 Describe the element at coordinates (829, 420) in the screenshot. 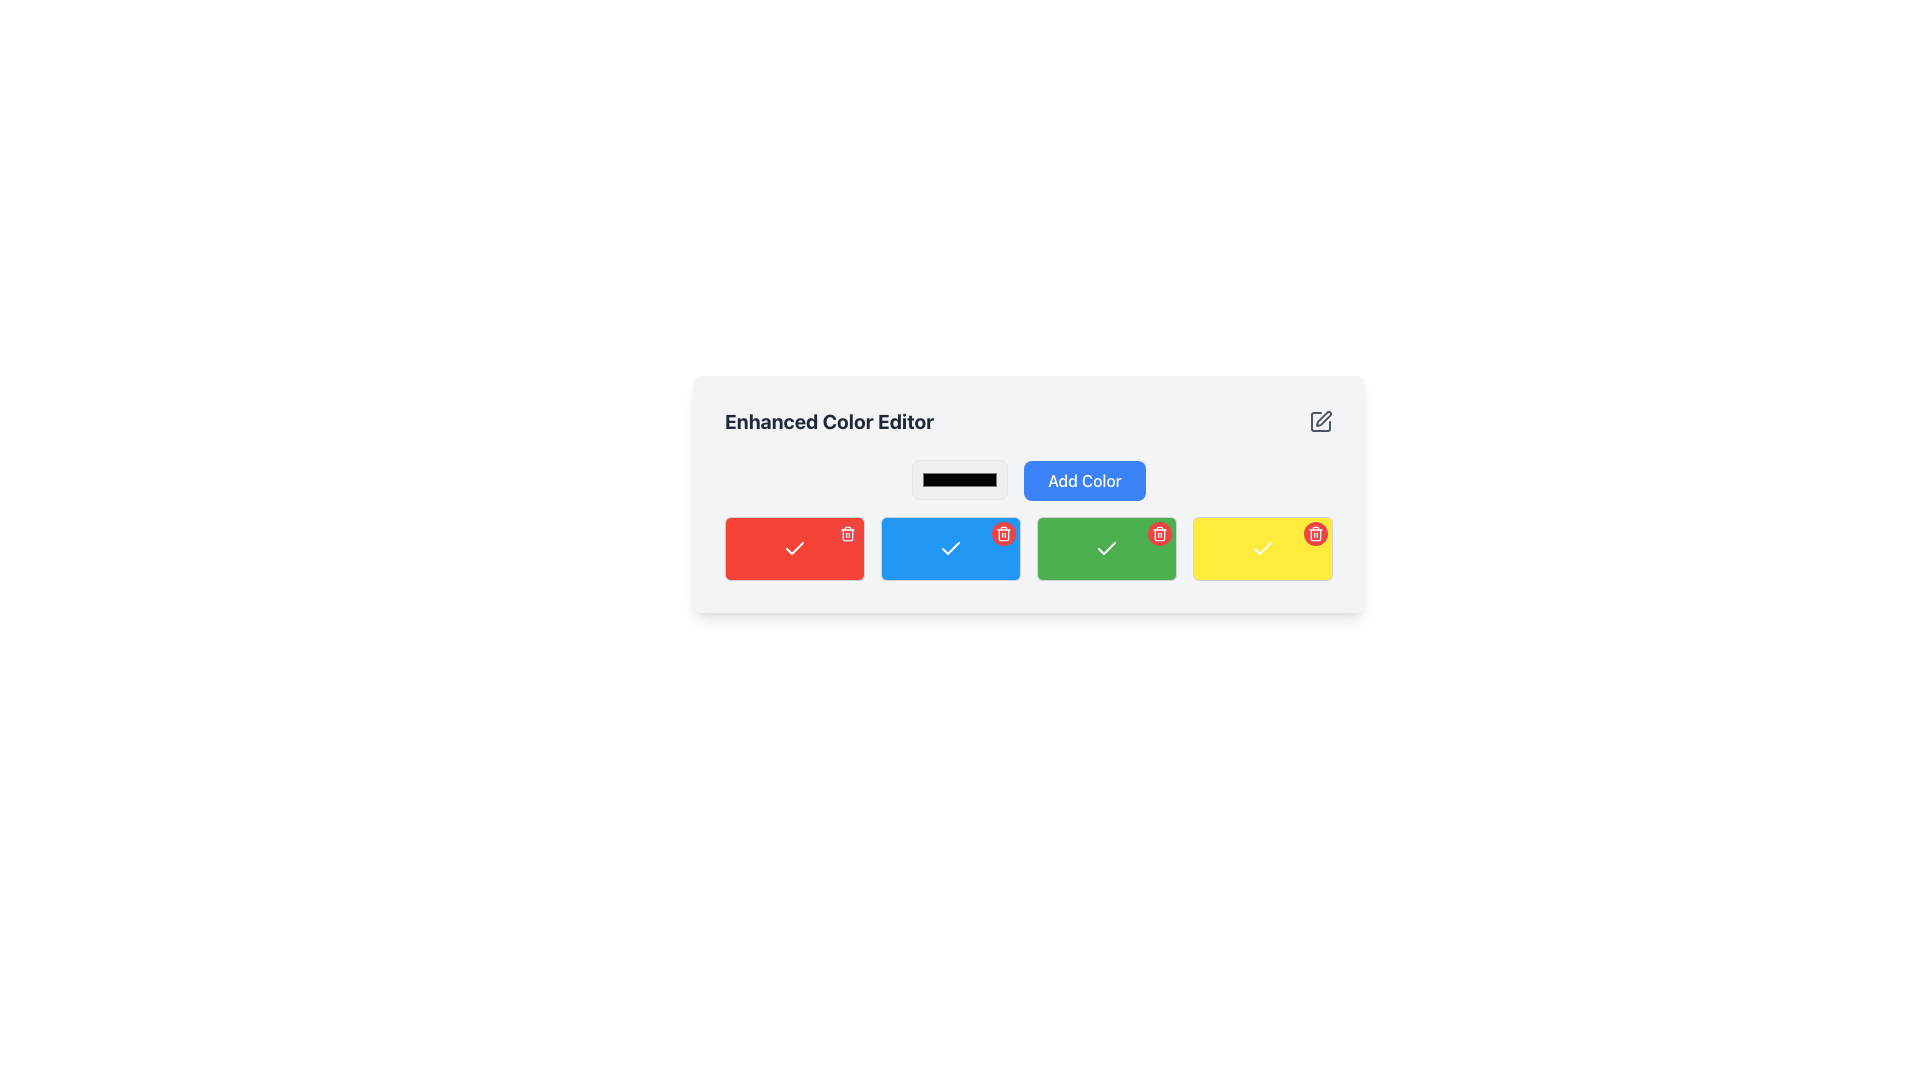

I see `the text label located at the top-left corner of the color editing section, which describes its functionality` at that location.